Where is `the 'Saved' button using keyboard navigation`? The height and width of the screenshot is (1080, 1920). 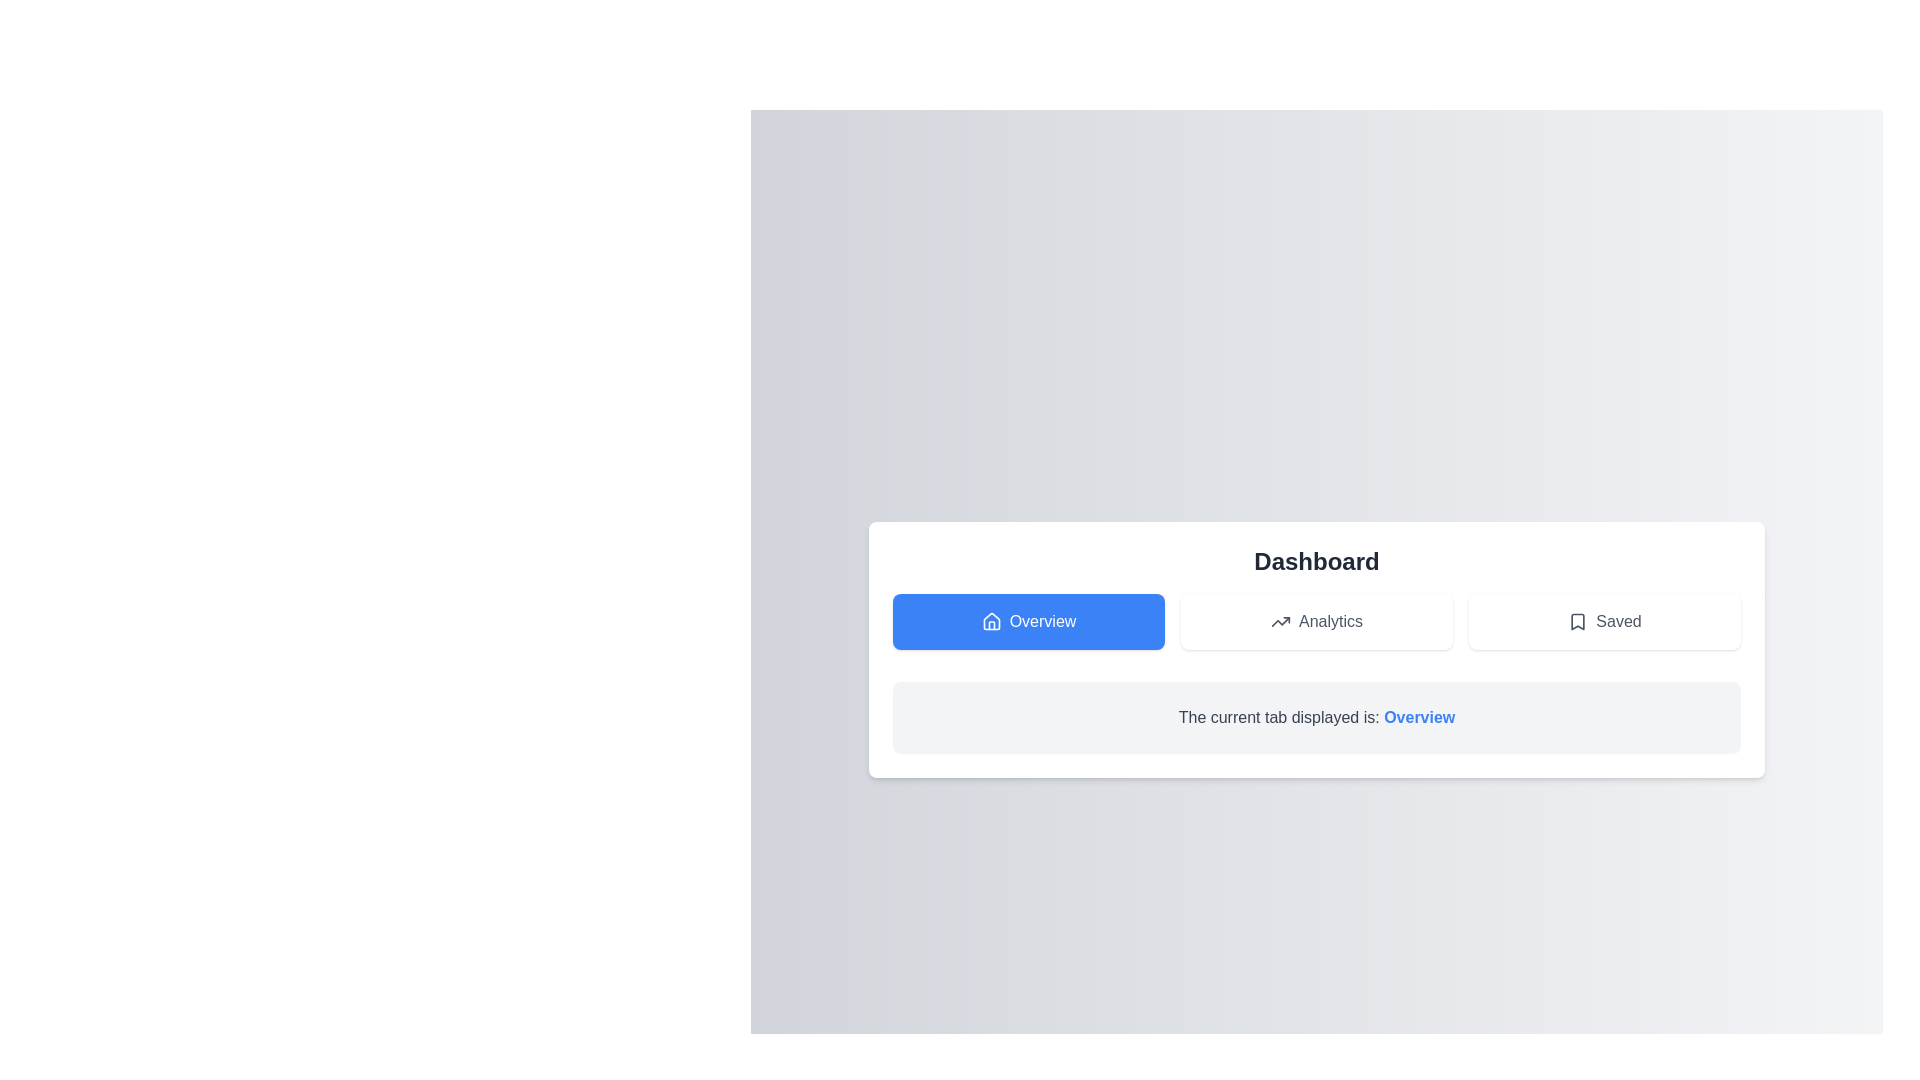
the 'Saved' button using keyboard navigation is located at coordinates (1604, 620).